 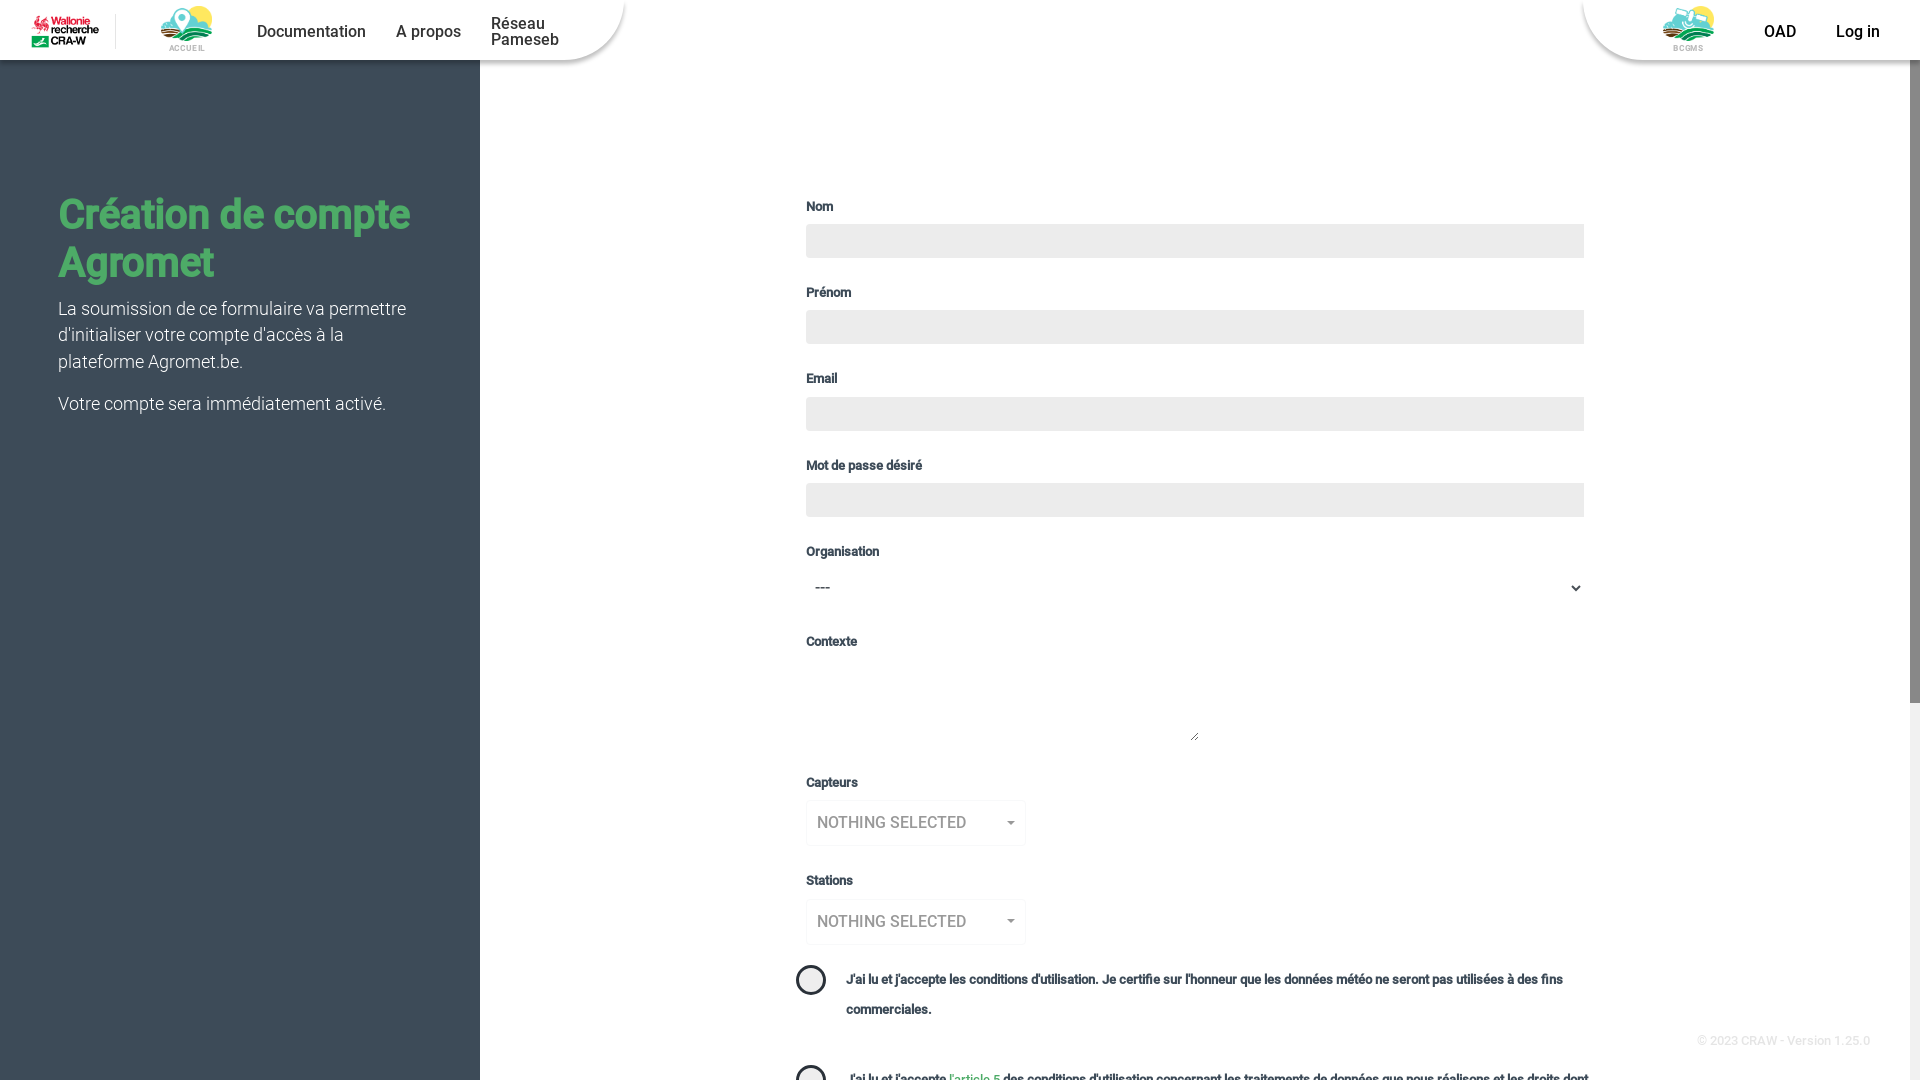 I want to click on 'OAD', so click(x=1780, y=31).